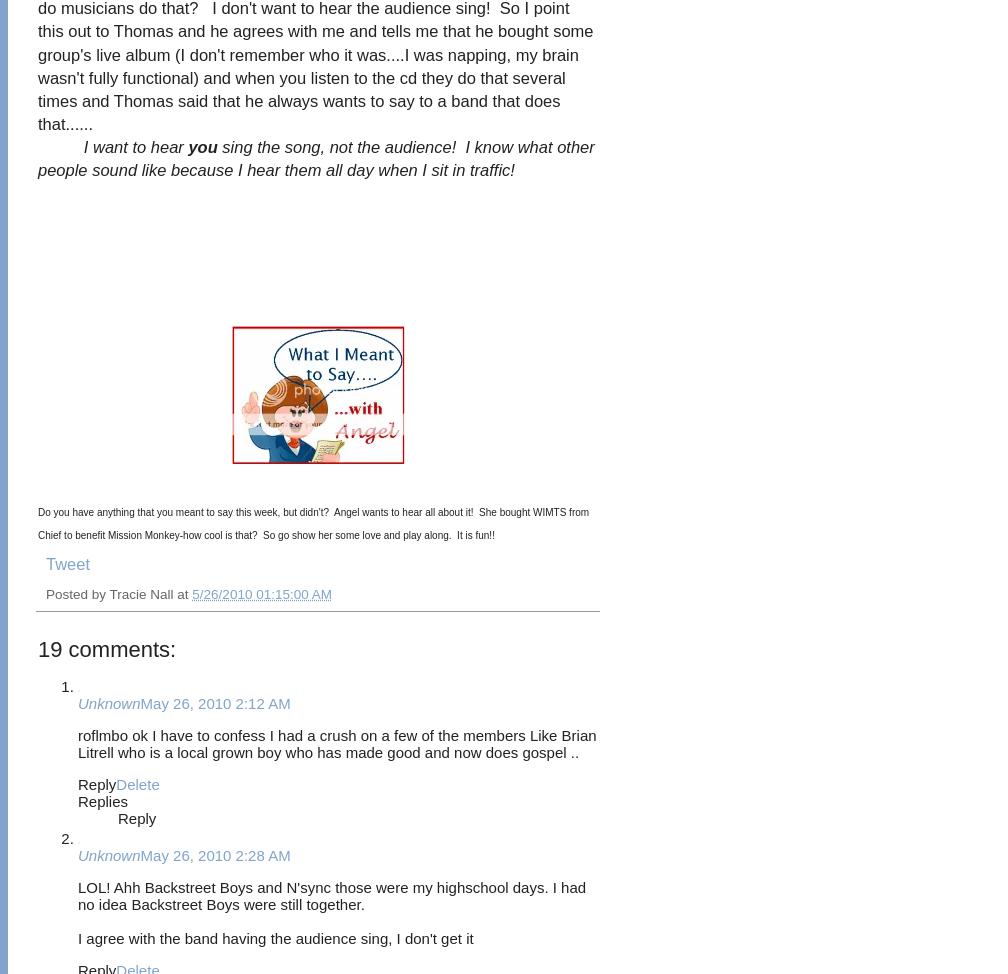 This screenshot has height=974, width=1008. Describe the element at coordinates (215, 702) in the screenshot. I see `'May 26, 2010 2:12 AM'` at that location.